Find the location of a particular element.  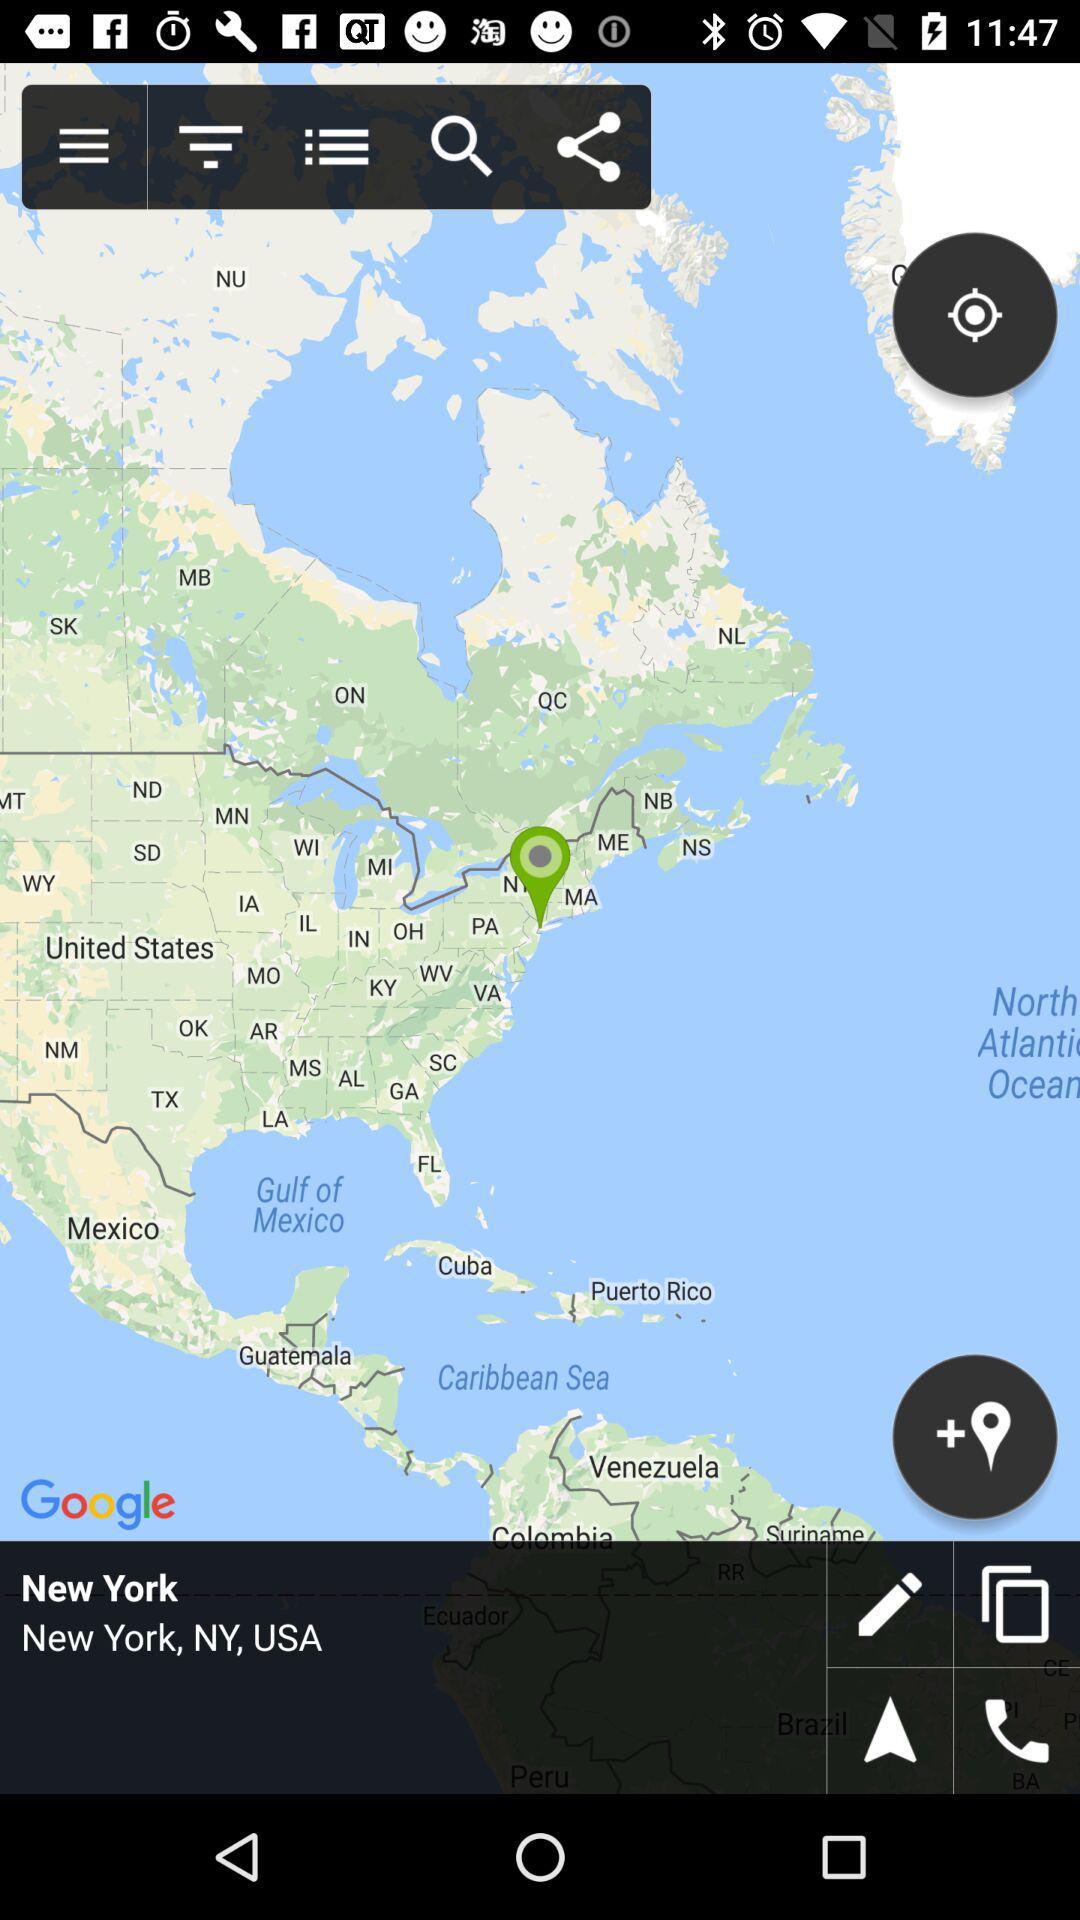

call is located at coordinates (1017, 1730).